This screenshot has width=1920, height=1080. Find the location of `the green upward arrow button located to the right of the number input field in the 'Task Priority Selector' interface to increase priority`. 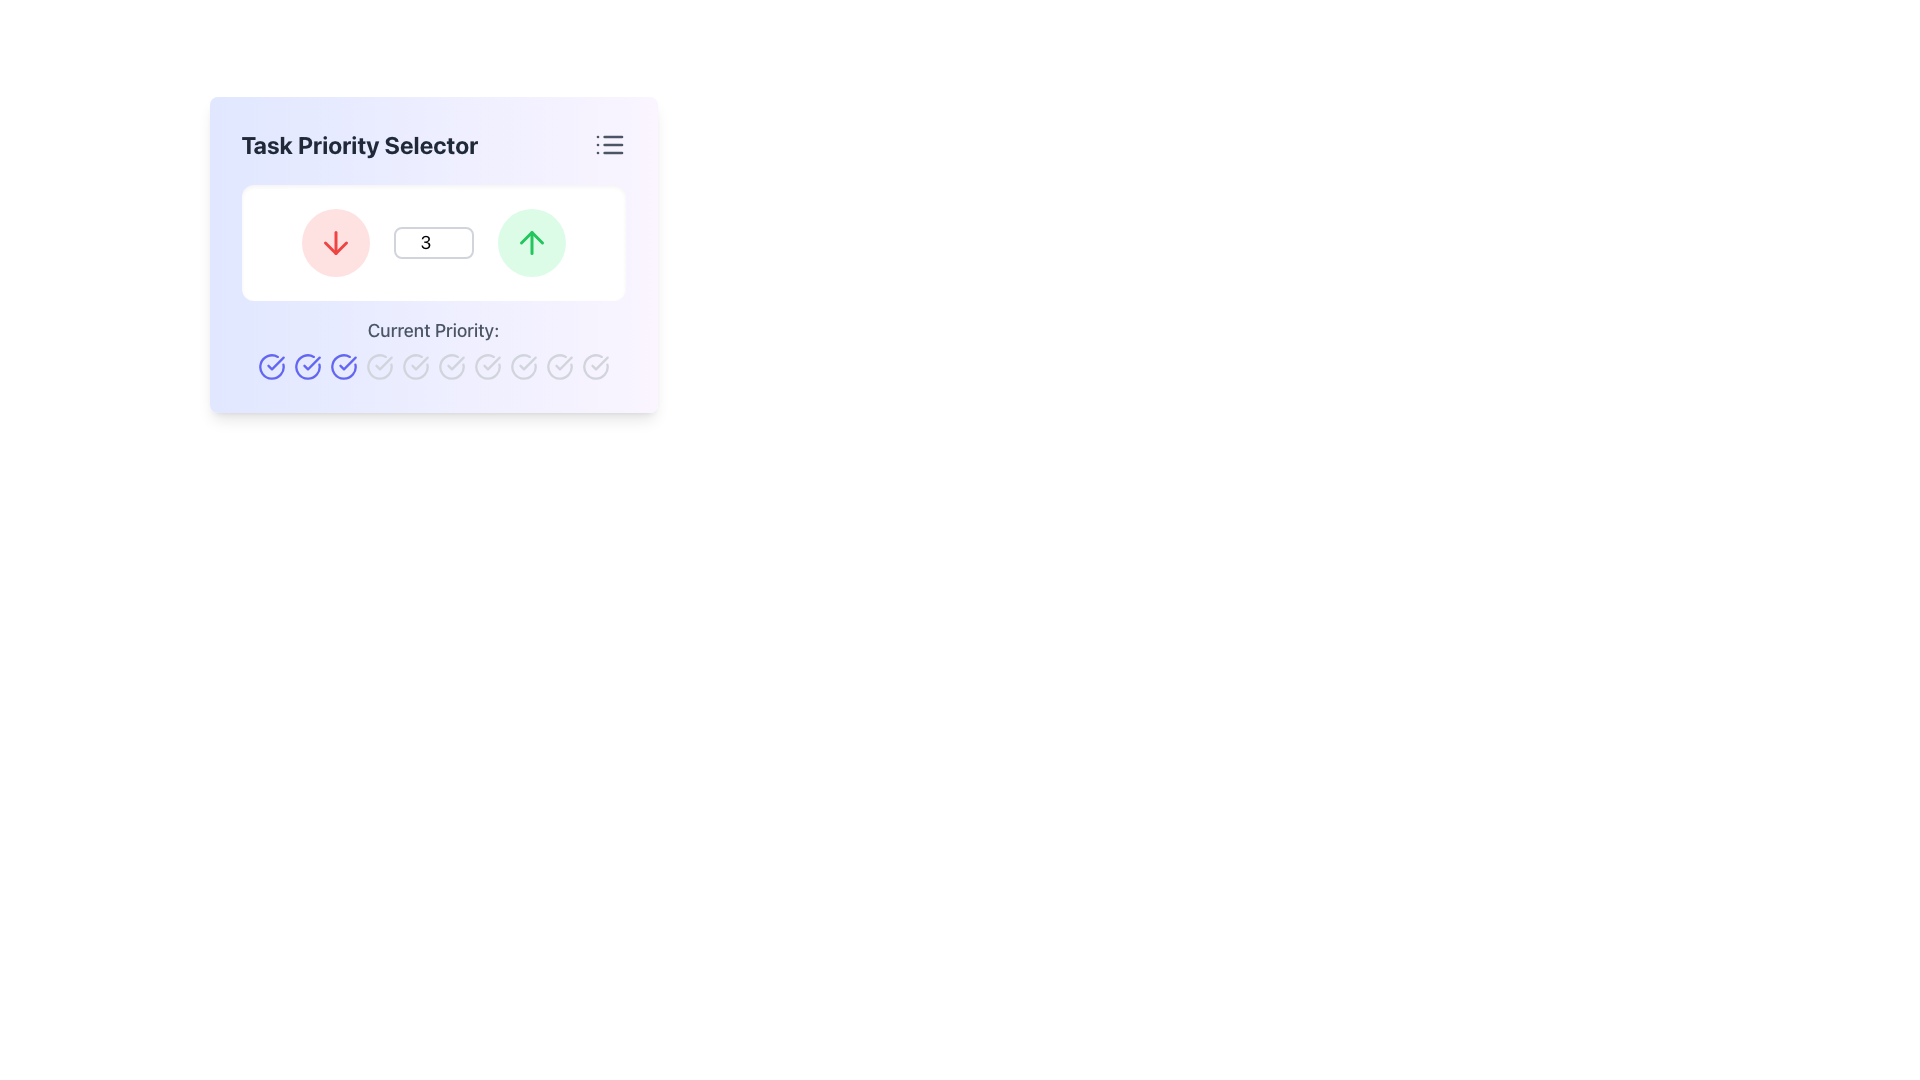

the green upward arrow button located to the right of the number input field in the 'Task Priority Selector' interface to increase priority is located at coordinates (531, 242).